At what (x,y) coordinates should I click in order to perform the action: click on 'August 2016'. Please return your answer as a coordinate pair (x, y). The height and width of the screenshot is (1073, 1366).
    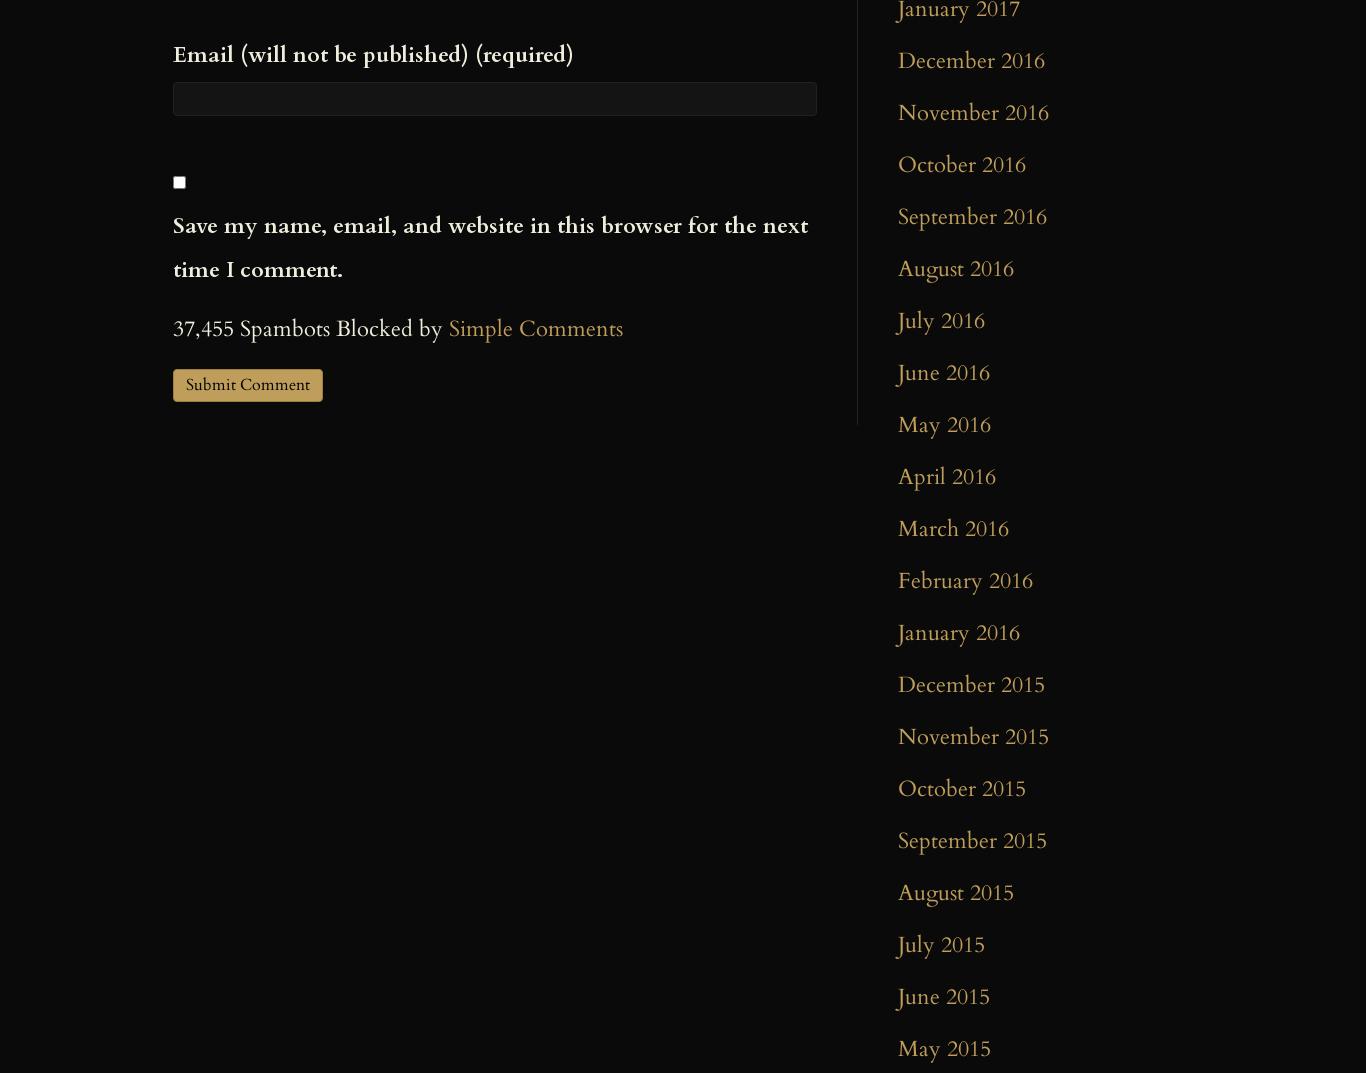
    Looking at the image, I should click on (956, 268).